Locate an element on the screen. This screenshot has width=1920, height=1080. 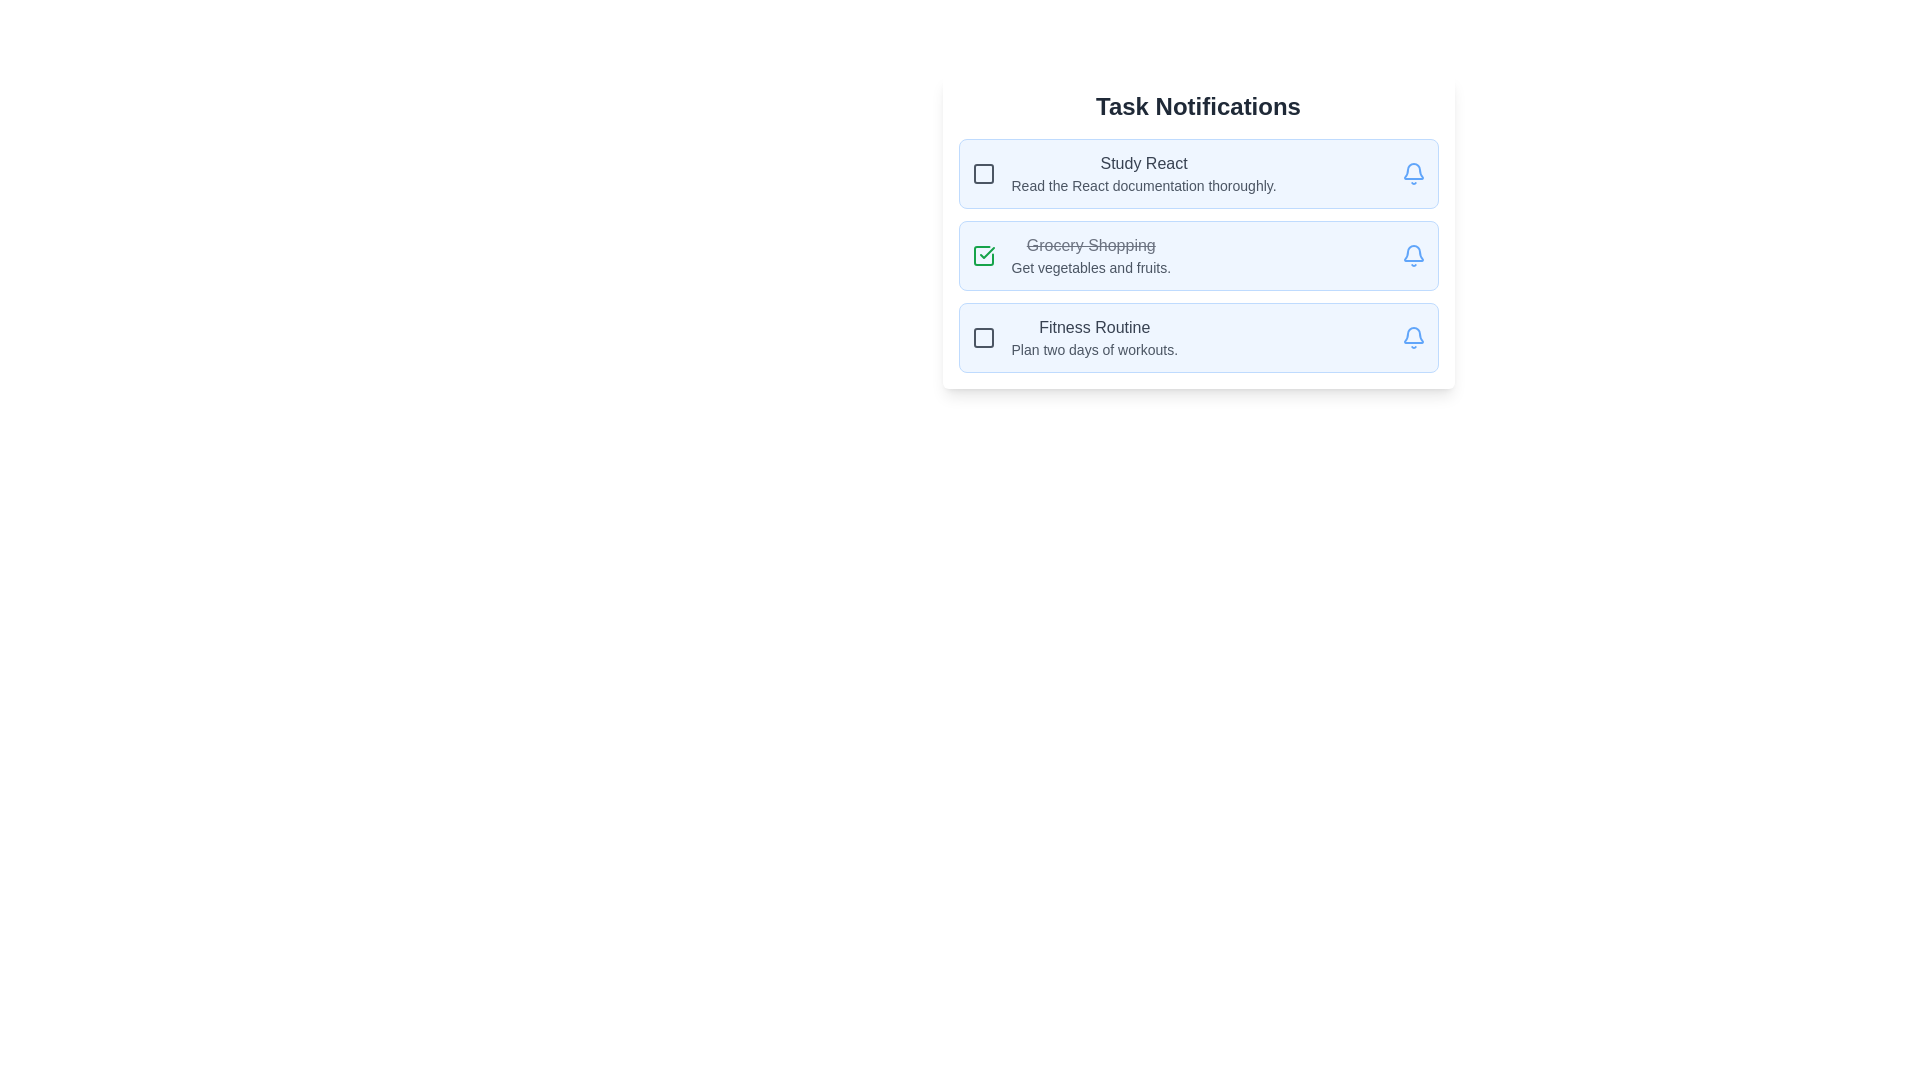
the 'Grocery Shopping' text label, which is styled with a line-through and indicates a completed task in the task list interface is located at coordinates (1090, 245).